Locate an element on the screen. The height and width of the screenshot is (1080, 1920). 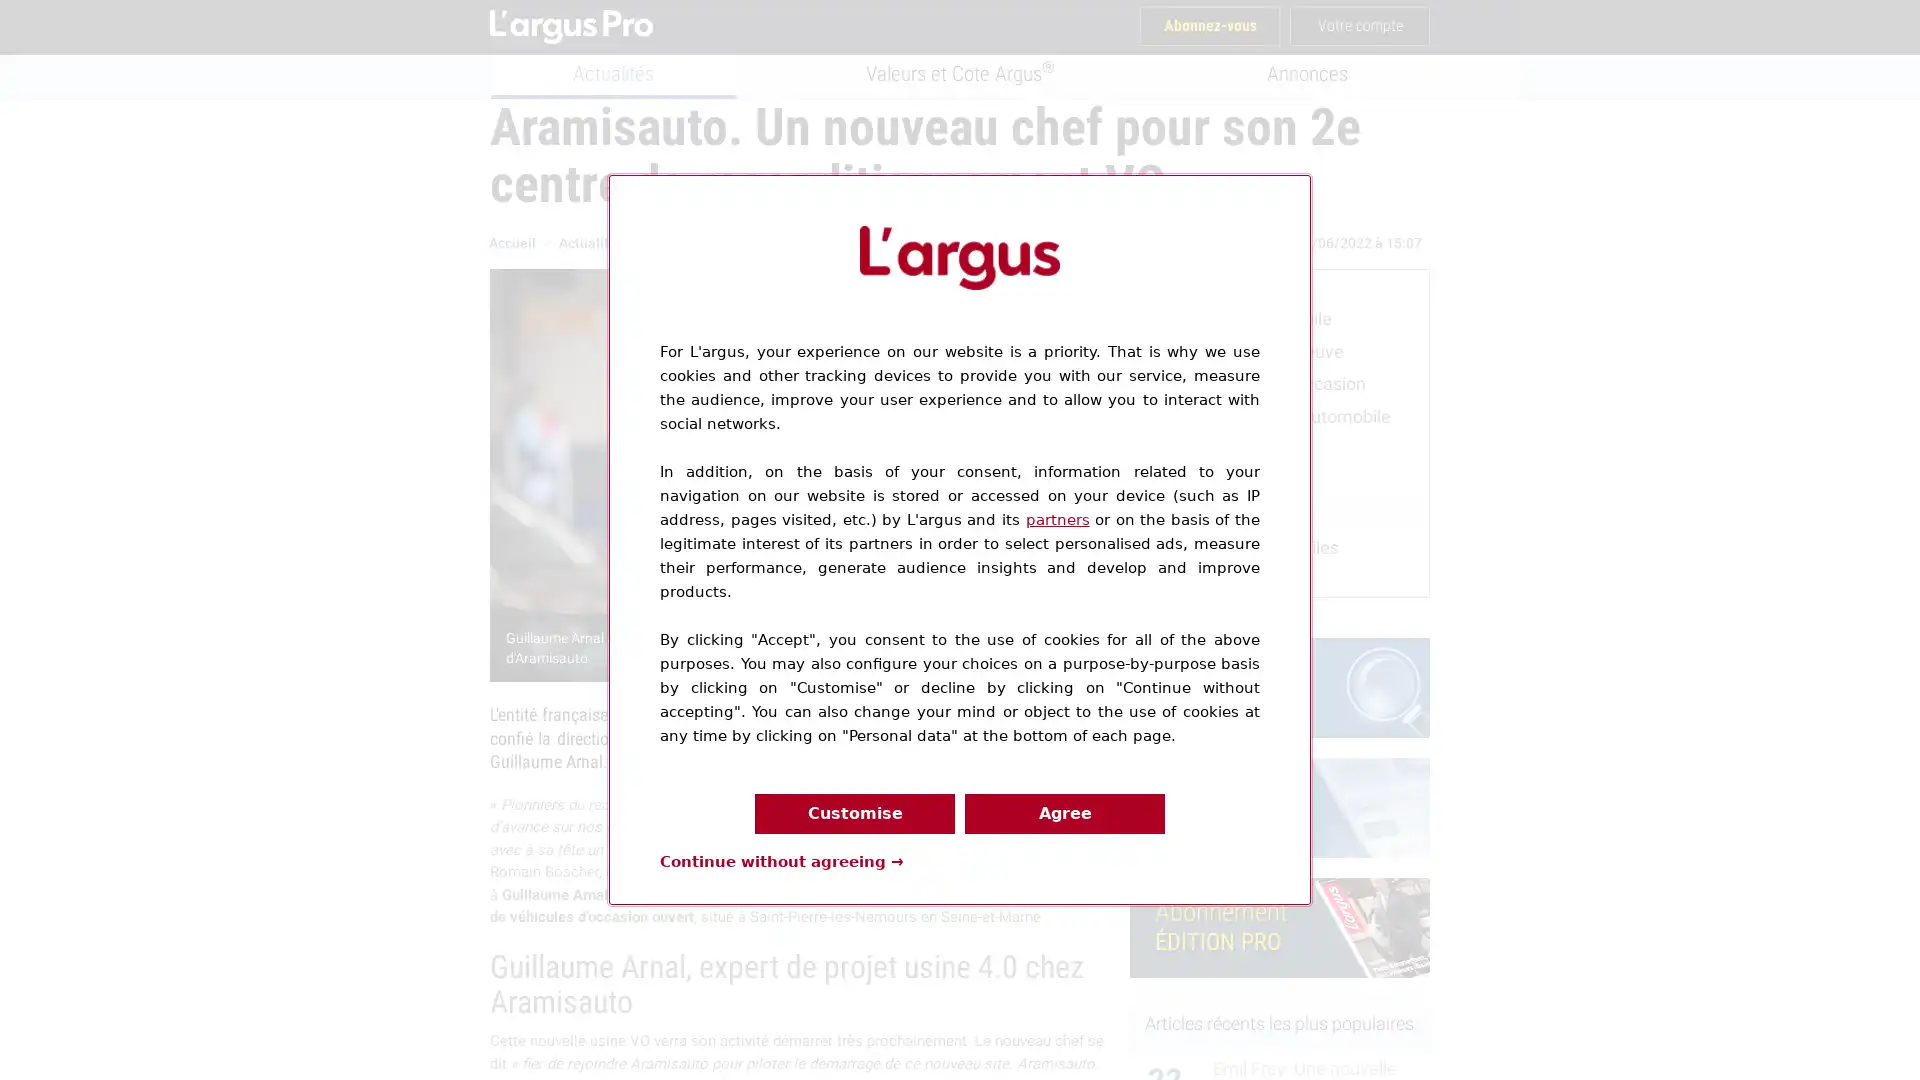
Continue without agreeing is located at coordinates (781, 859).